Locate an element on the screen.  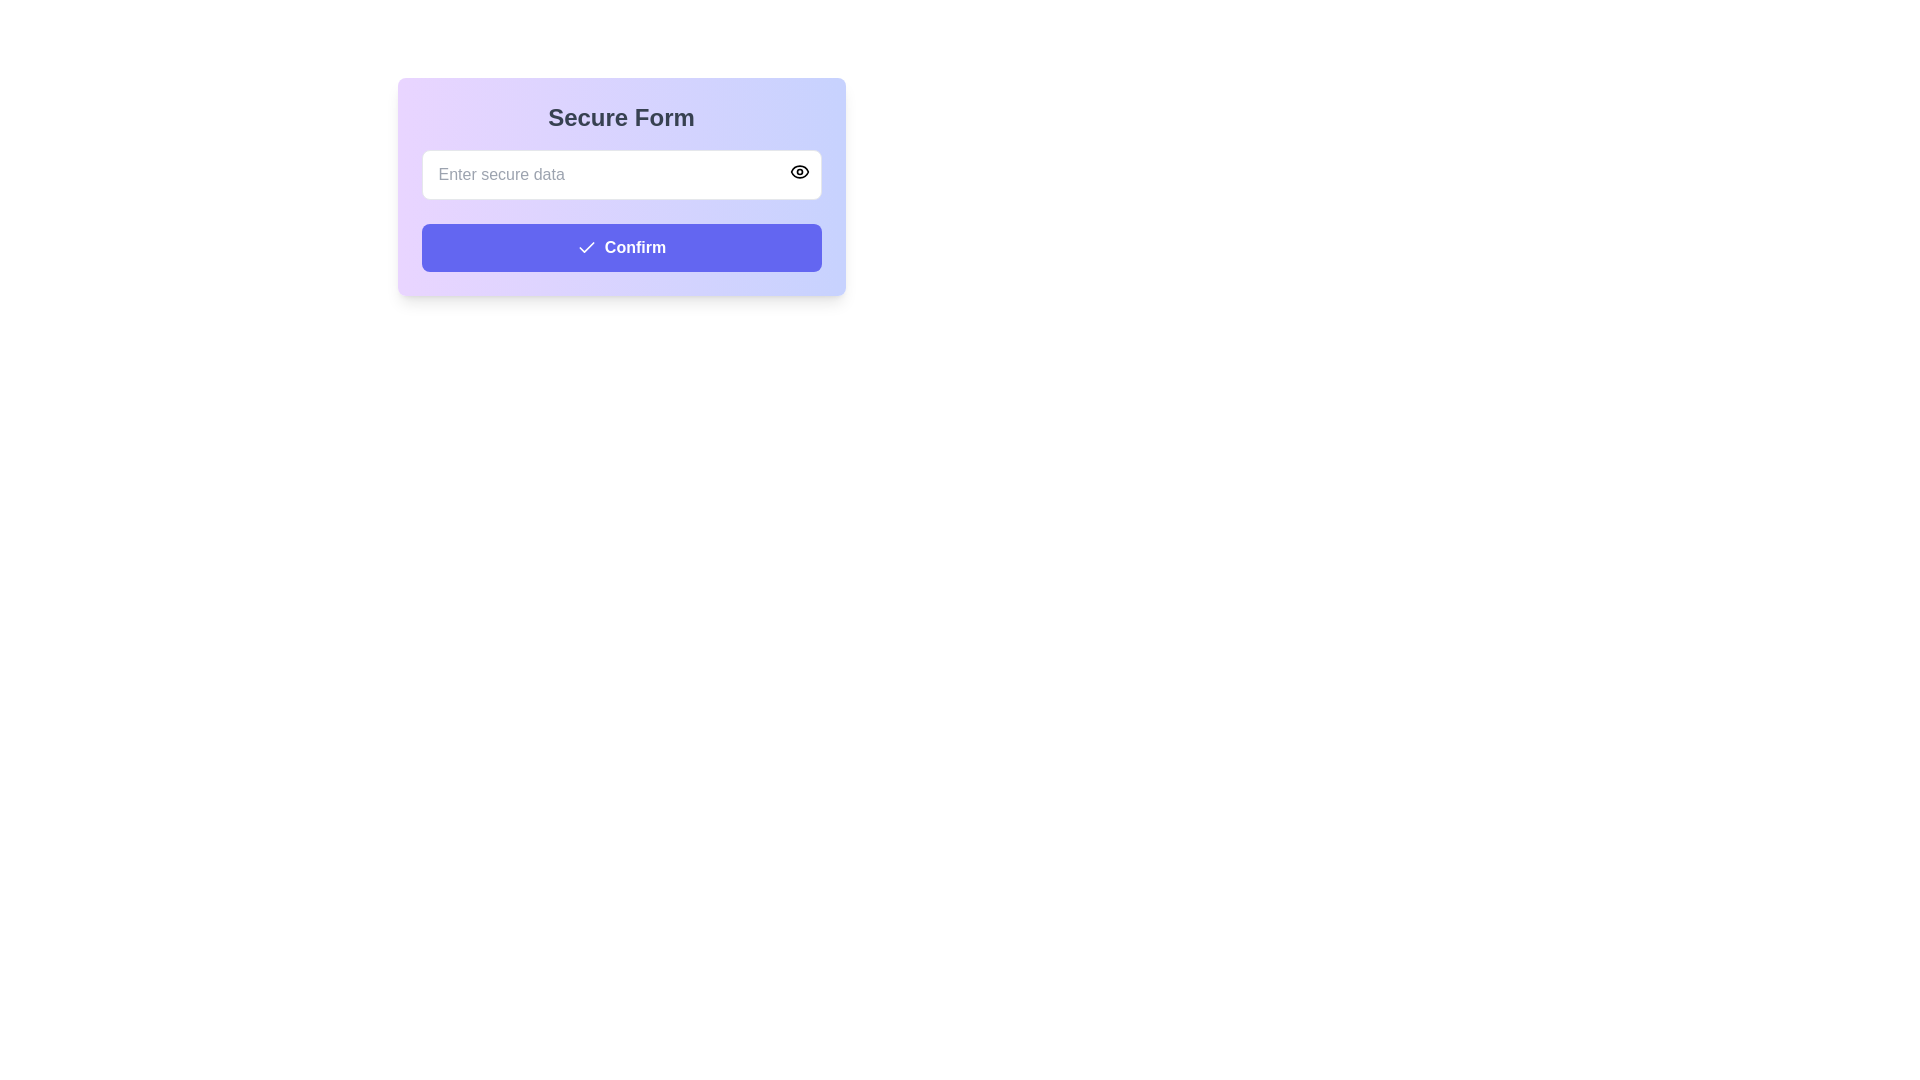
the eye icon button located at the top right corner of the password input field is located at coordinates (798, 171).